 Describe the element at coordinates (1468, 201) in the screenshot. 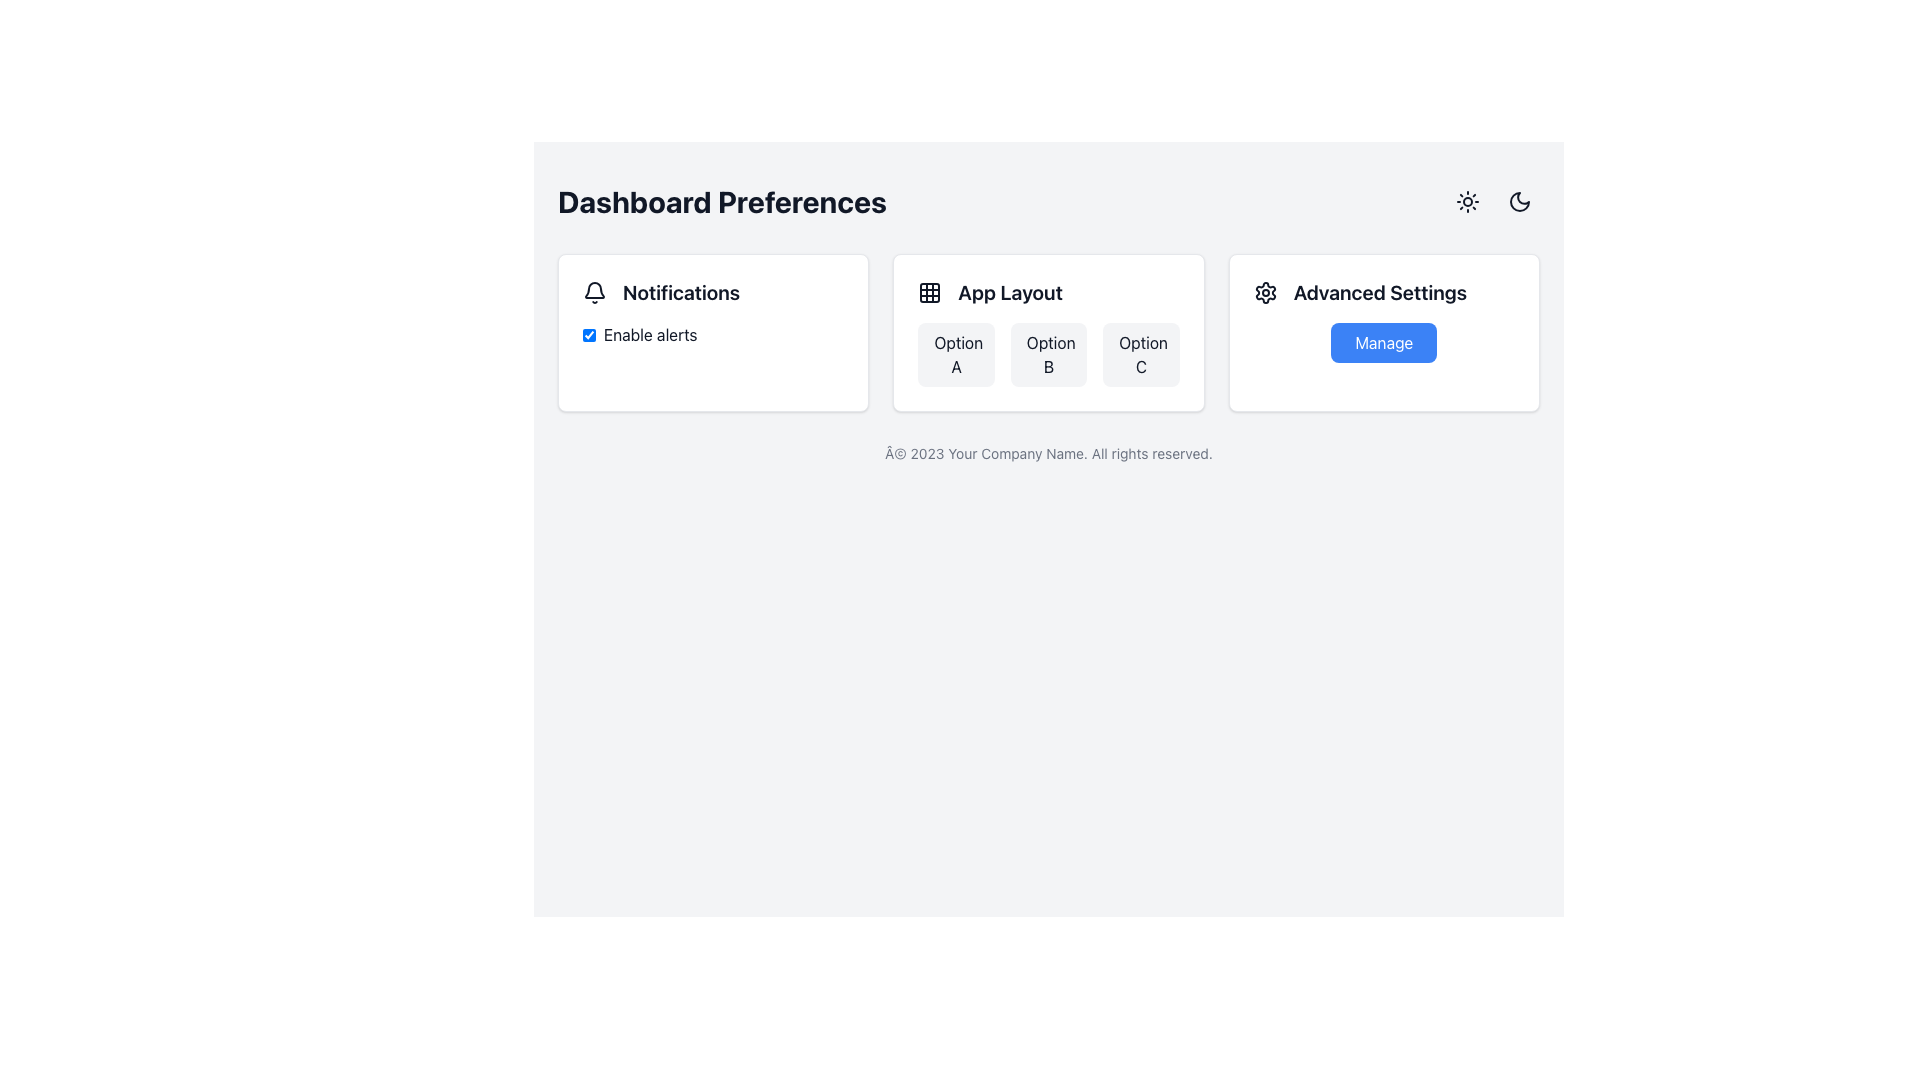

I see `the light theme toggle button located in the top-right corner of the interface` at that location.